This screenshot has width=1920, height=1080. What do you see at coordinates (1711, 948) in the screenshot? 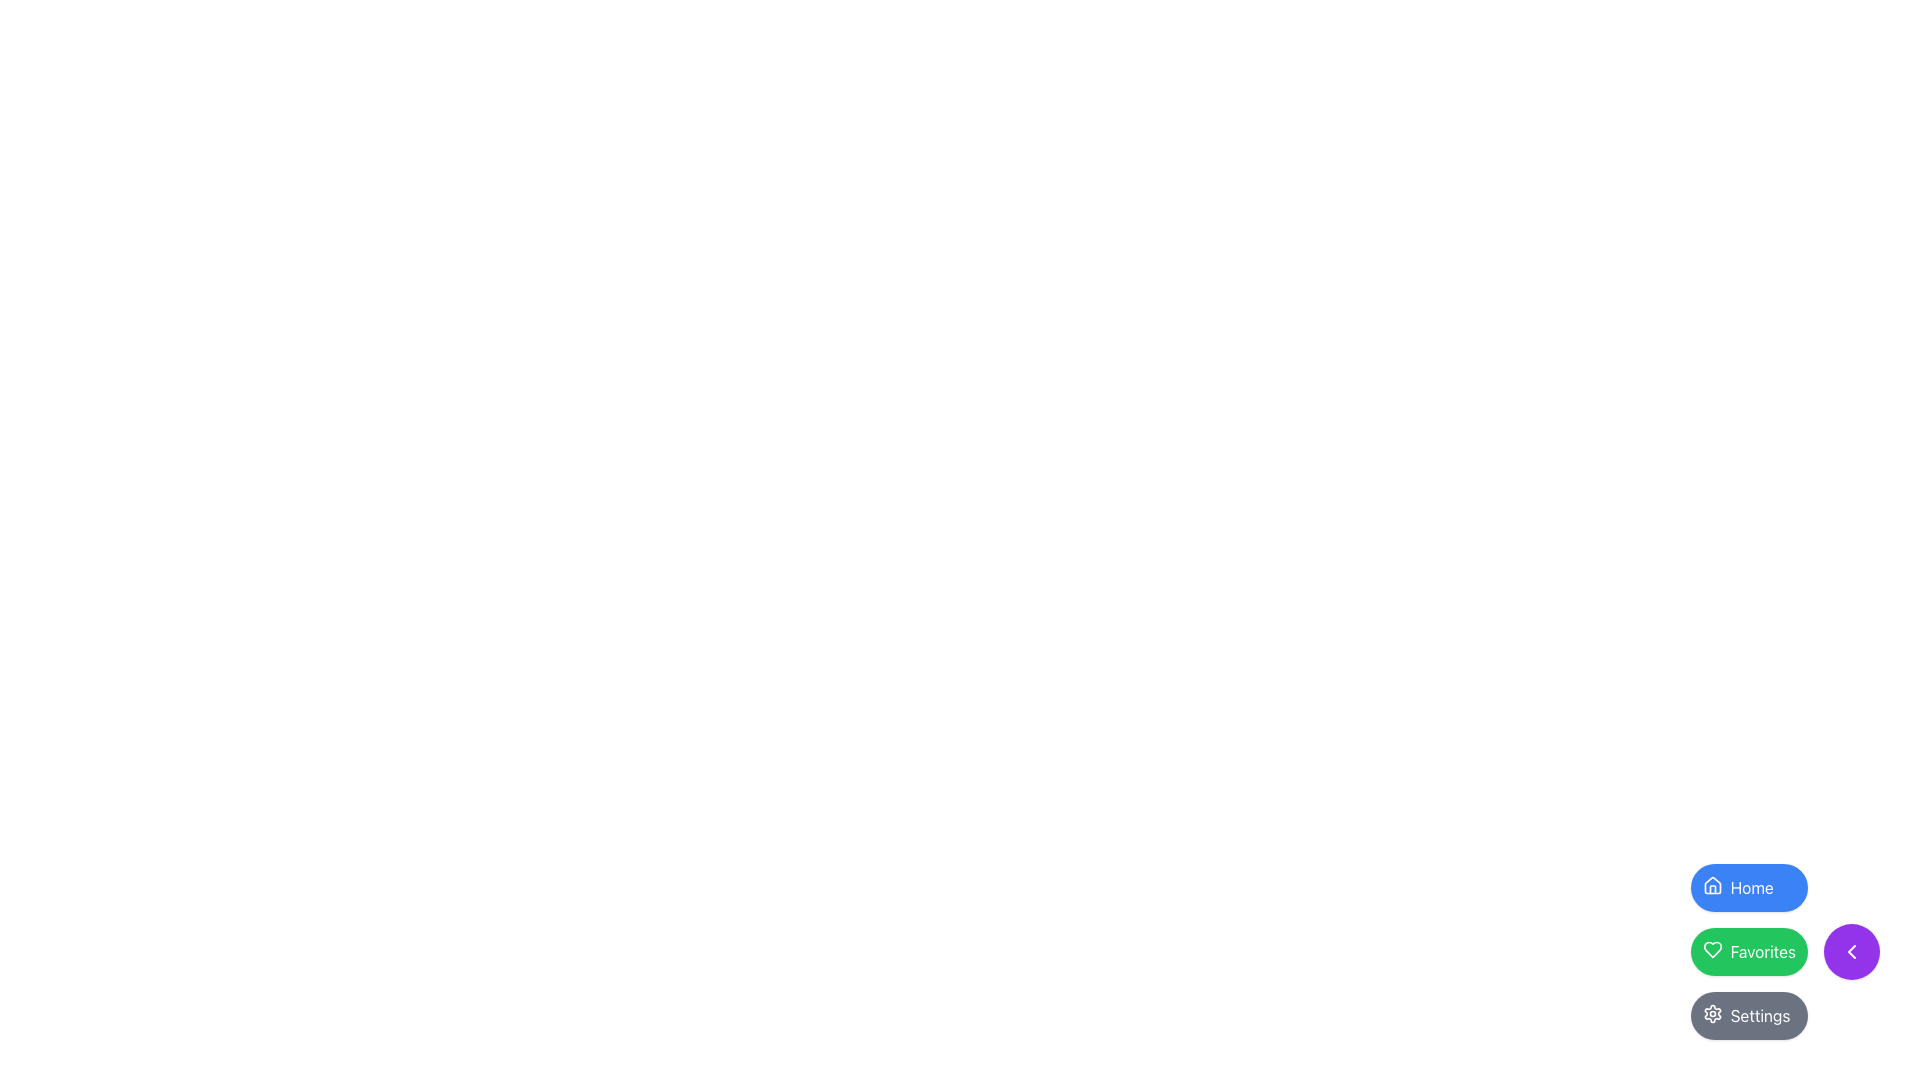
I see `the 'Favorites' button, which contains the 'favorite' icon located to the left of the text 'Favorites'` at bounding box center [1711, 948].